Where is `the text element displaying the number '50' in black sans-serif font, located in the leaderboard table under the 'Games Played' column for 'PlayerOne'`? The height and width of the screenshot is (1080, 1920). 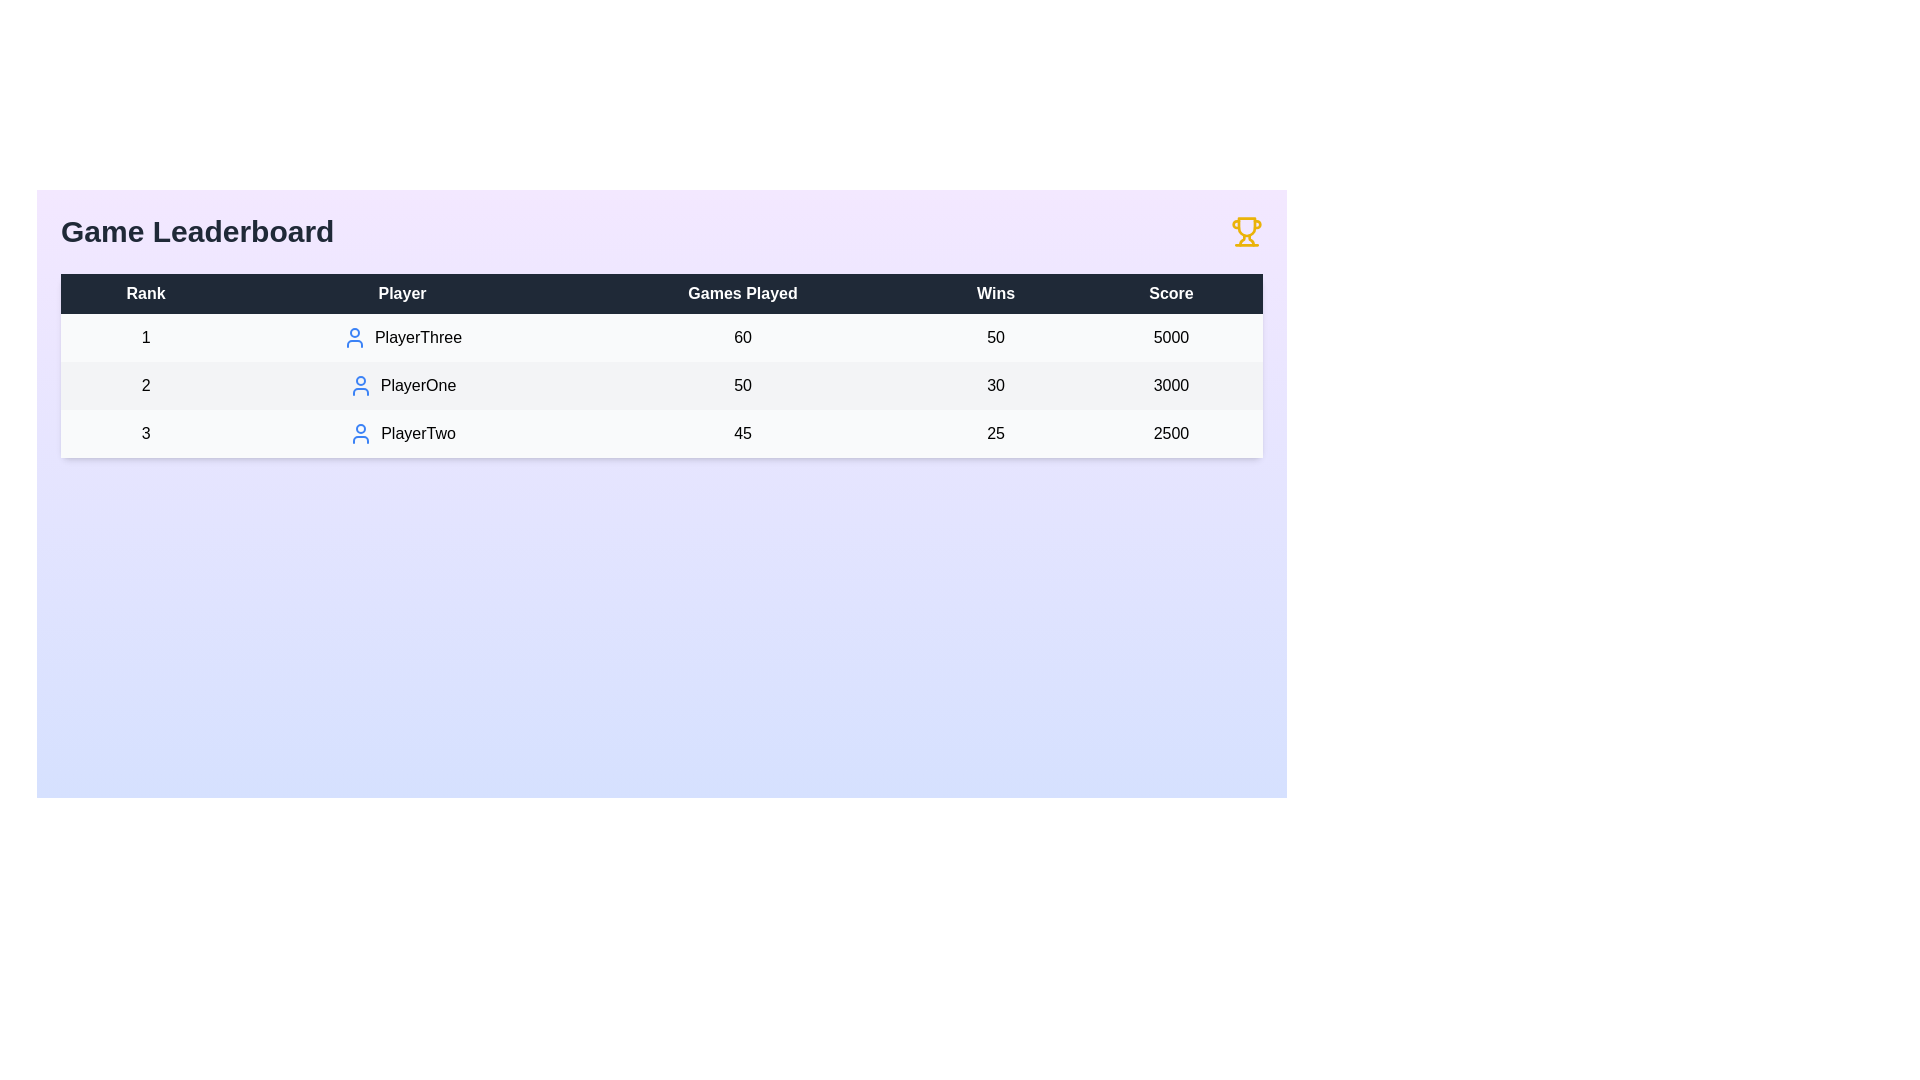 the text element displaying the number '50' in black sans-serif font, located in the leaderboard table under the 'Games Played' column for 'PlayerOne' is located at coordinates (742, 385).